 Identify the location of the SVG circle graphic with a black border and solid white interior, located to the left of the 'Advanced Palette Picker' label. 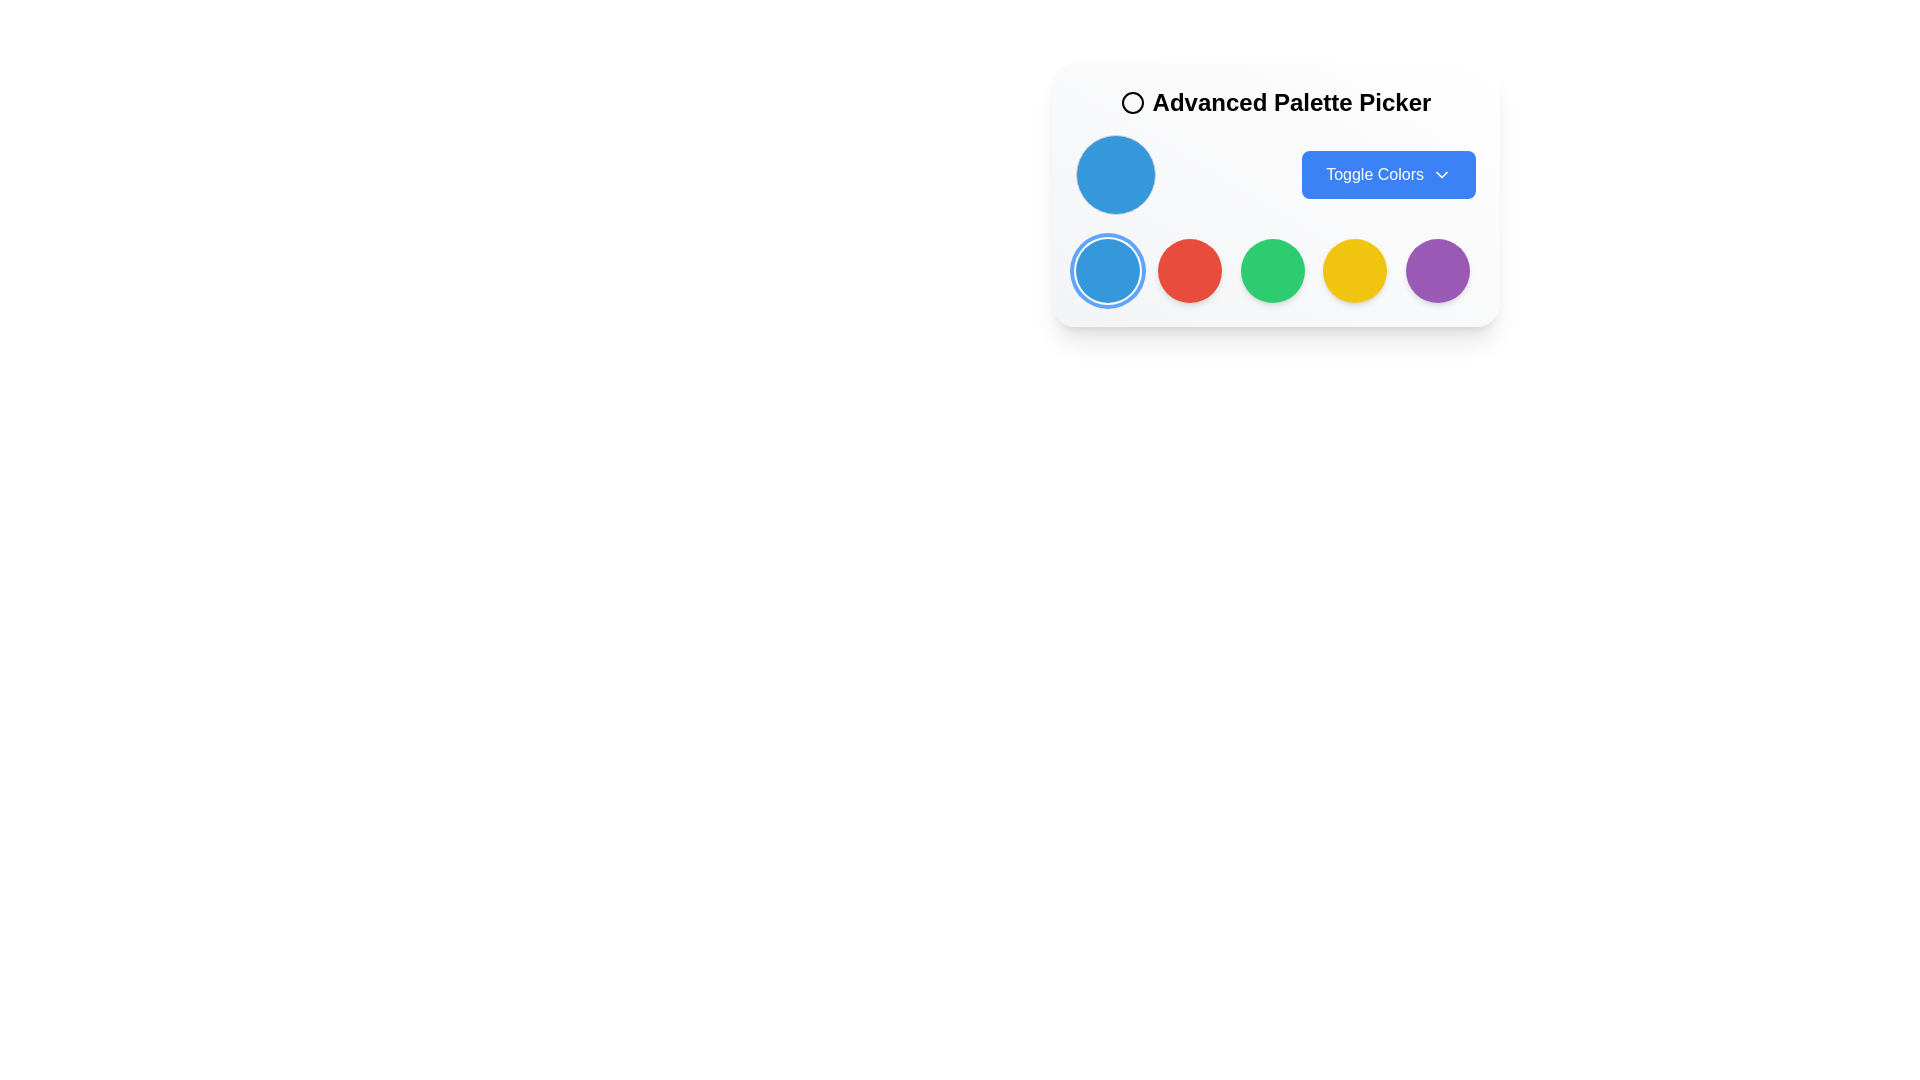
(1132, 103).